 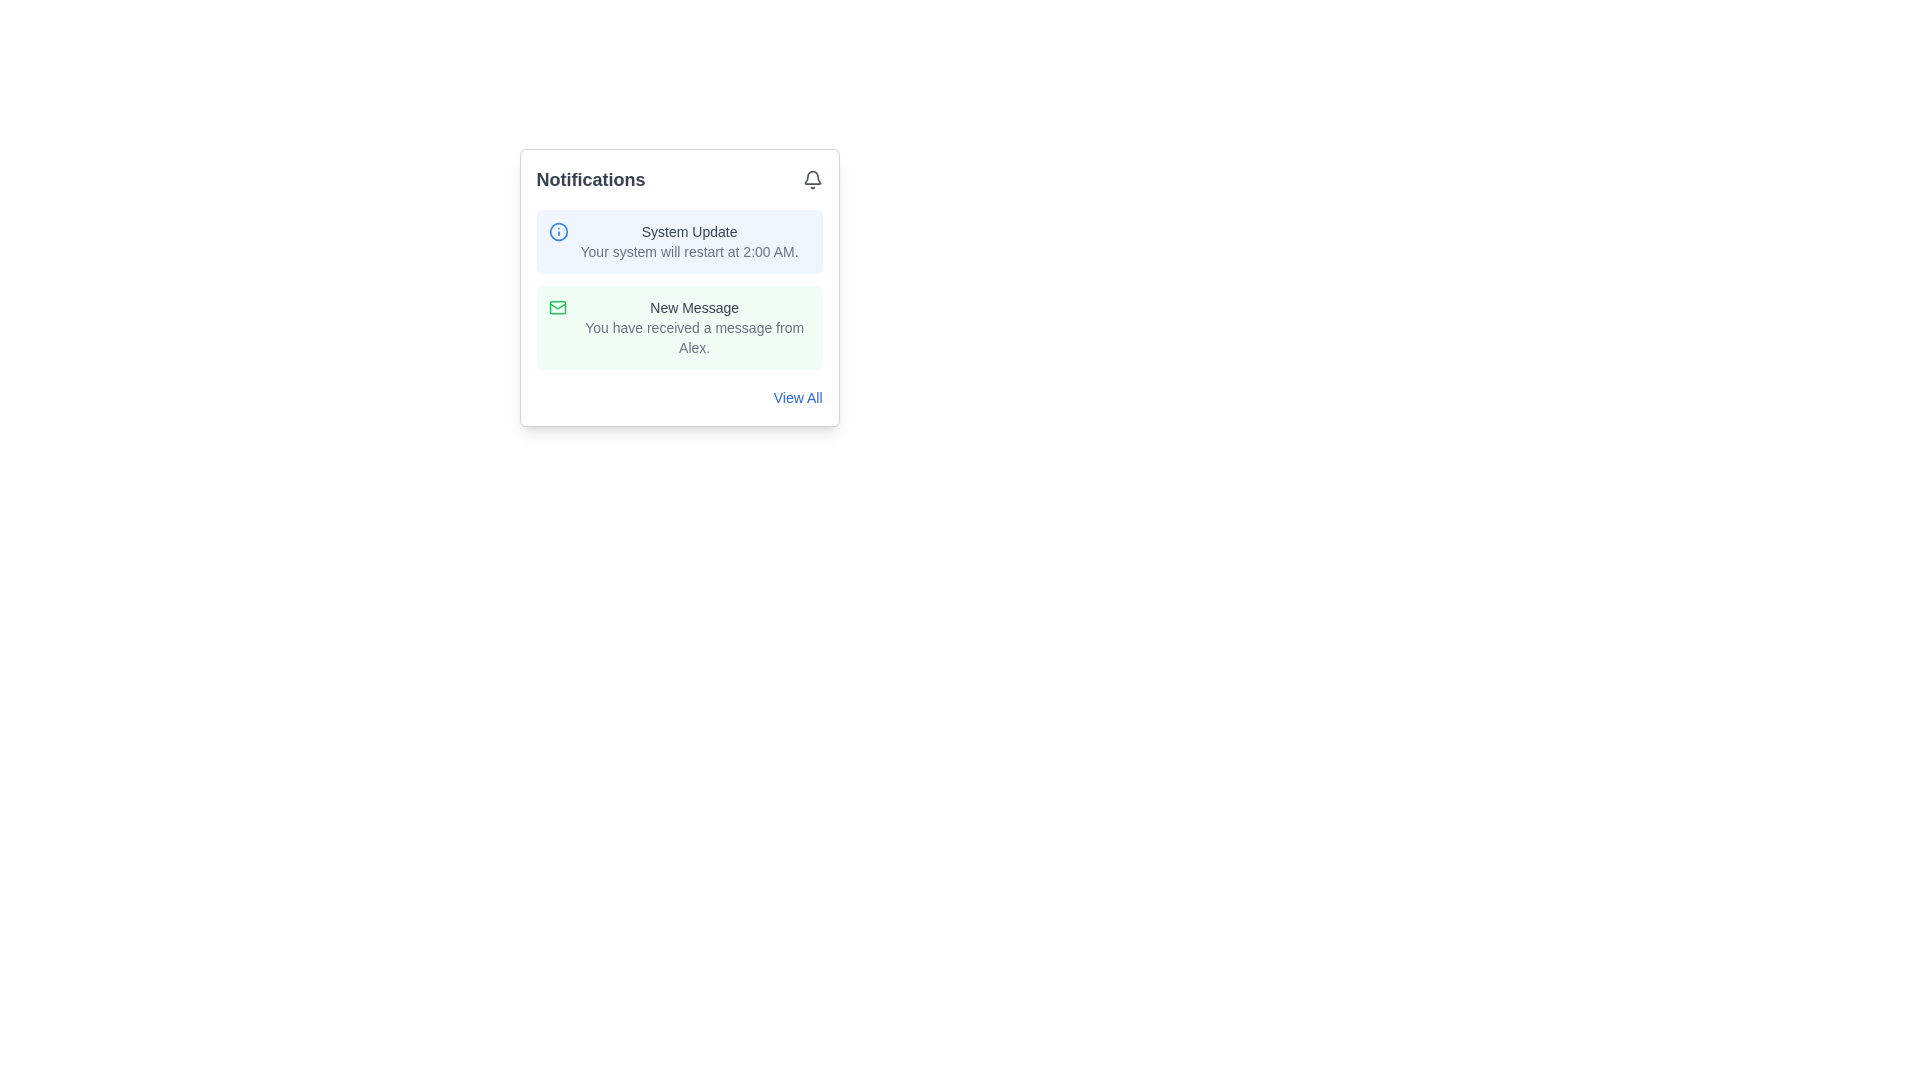 I want to click on the heading label of the notification that summarizes its content, positioned at the top of the notification card, so click(x=689, y=230).